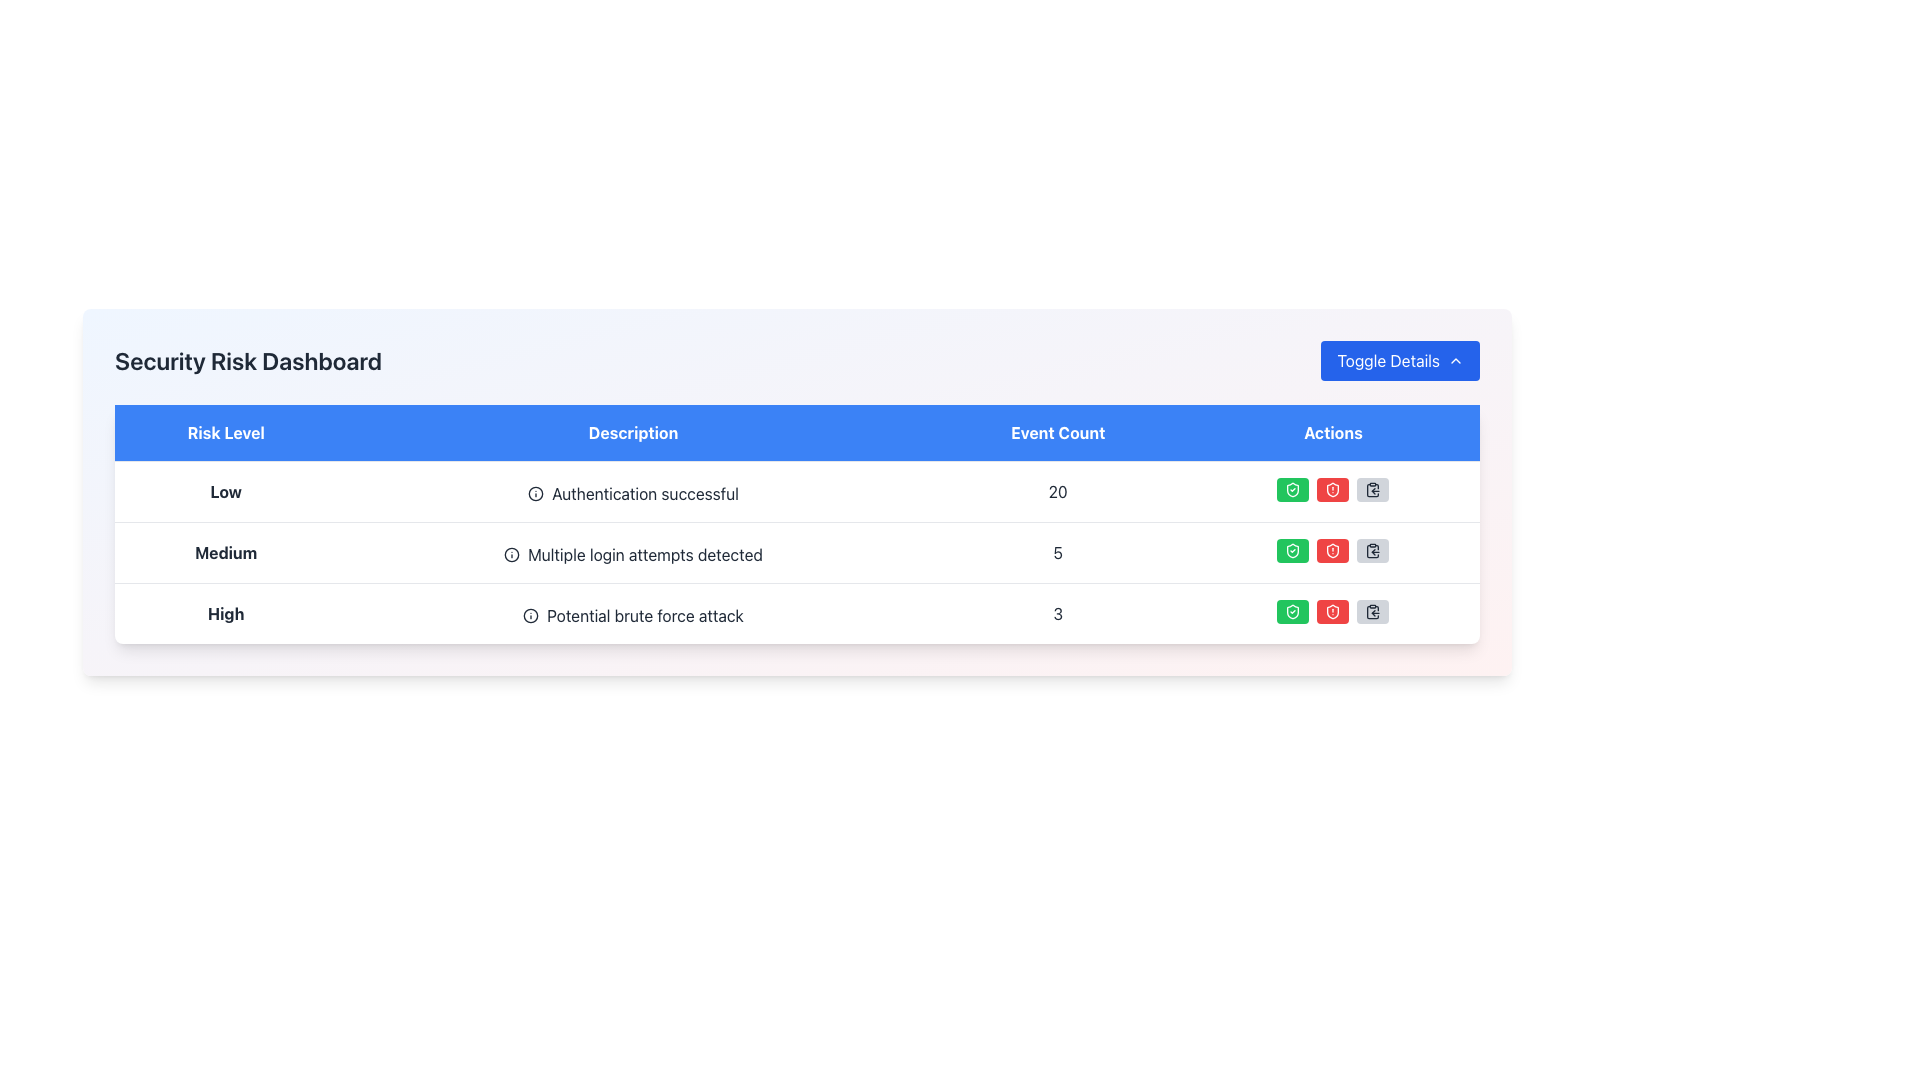  I want to click on the first button in the 'Actions' column of the second row in the data table, which is related to the 'Medium' risk level, so click(1293, 551).